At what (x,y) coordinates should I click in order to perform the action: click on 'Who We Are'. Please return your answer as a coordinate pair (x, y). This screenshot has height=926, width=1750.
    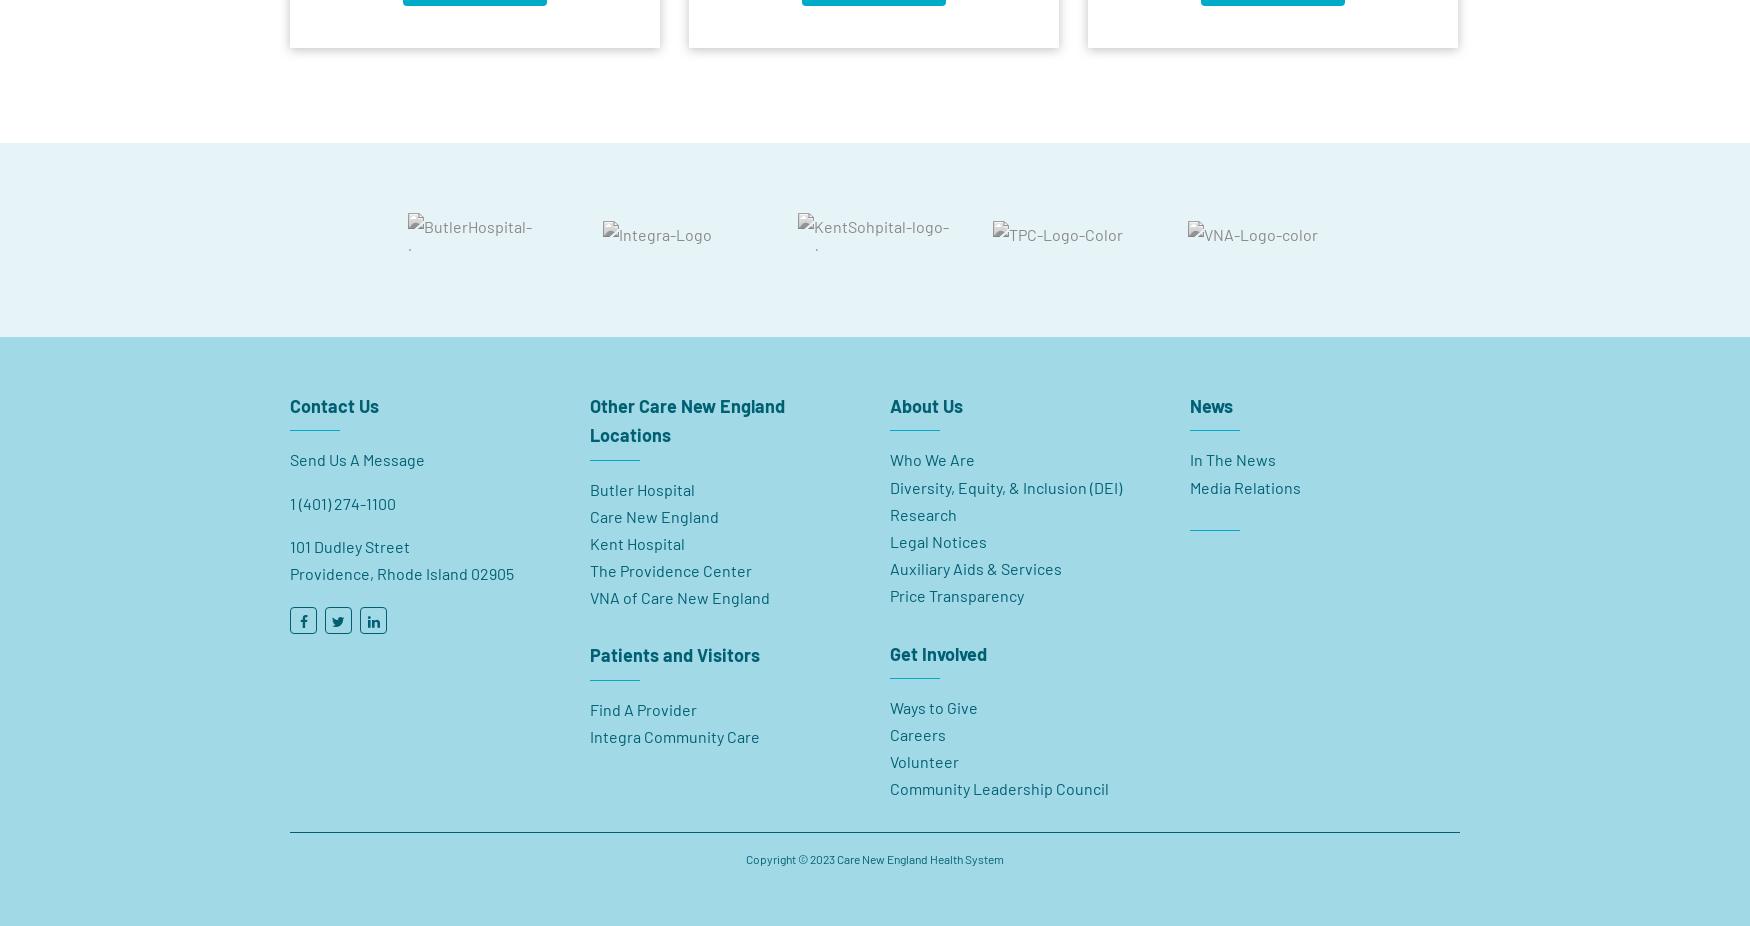
    Looking at the image, I should click on (931, 450).